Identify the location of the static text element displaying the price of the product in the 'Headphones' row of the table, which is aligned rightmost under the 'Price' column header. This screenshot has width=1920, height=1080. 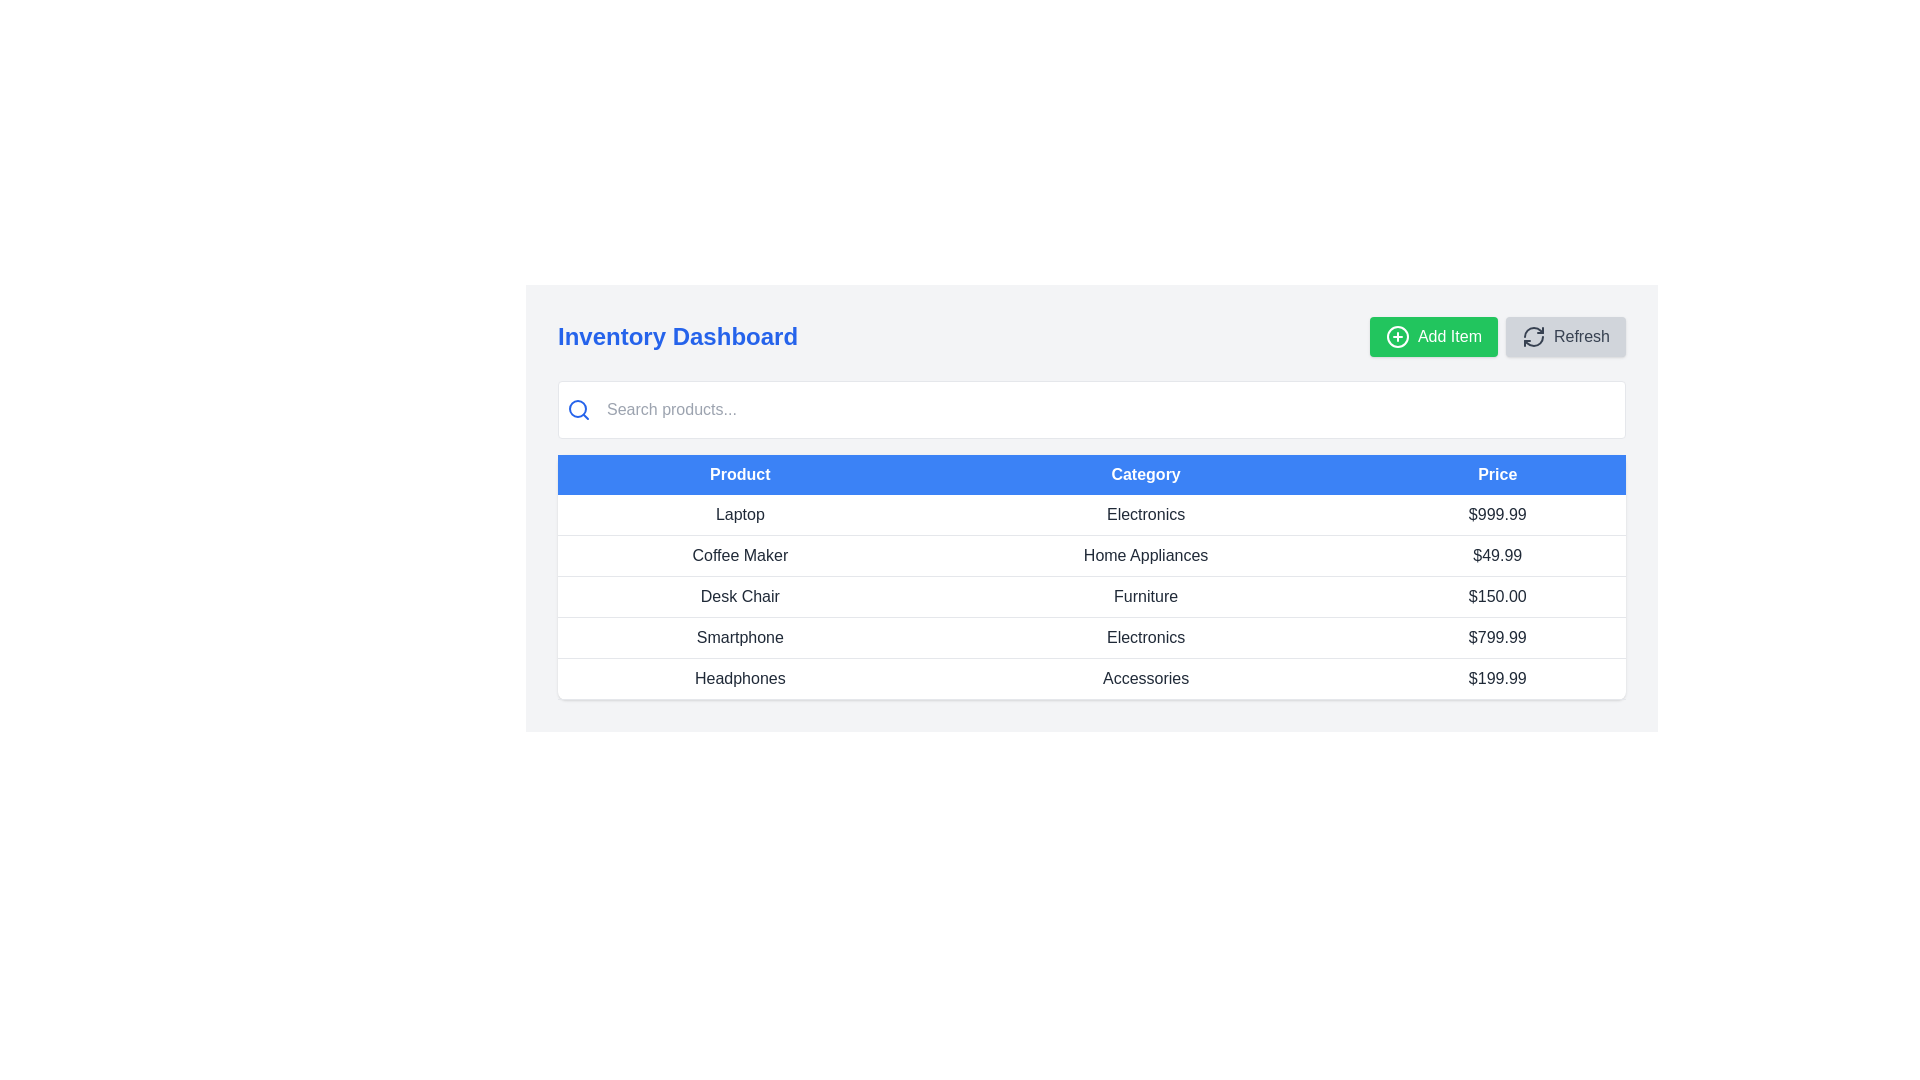
(1497, 677).